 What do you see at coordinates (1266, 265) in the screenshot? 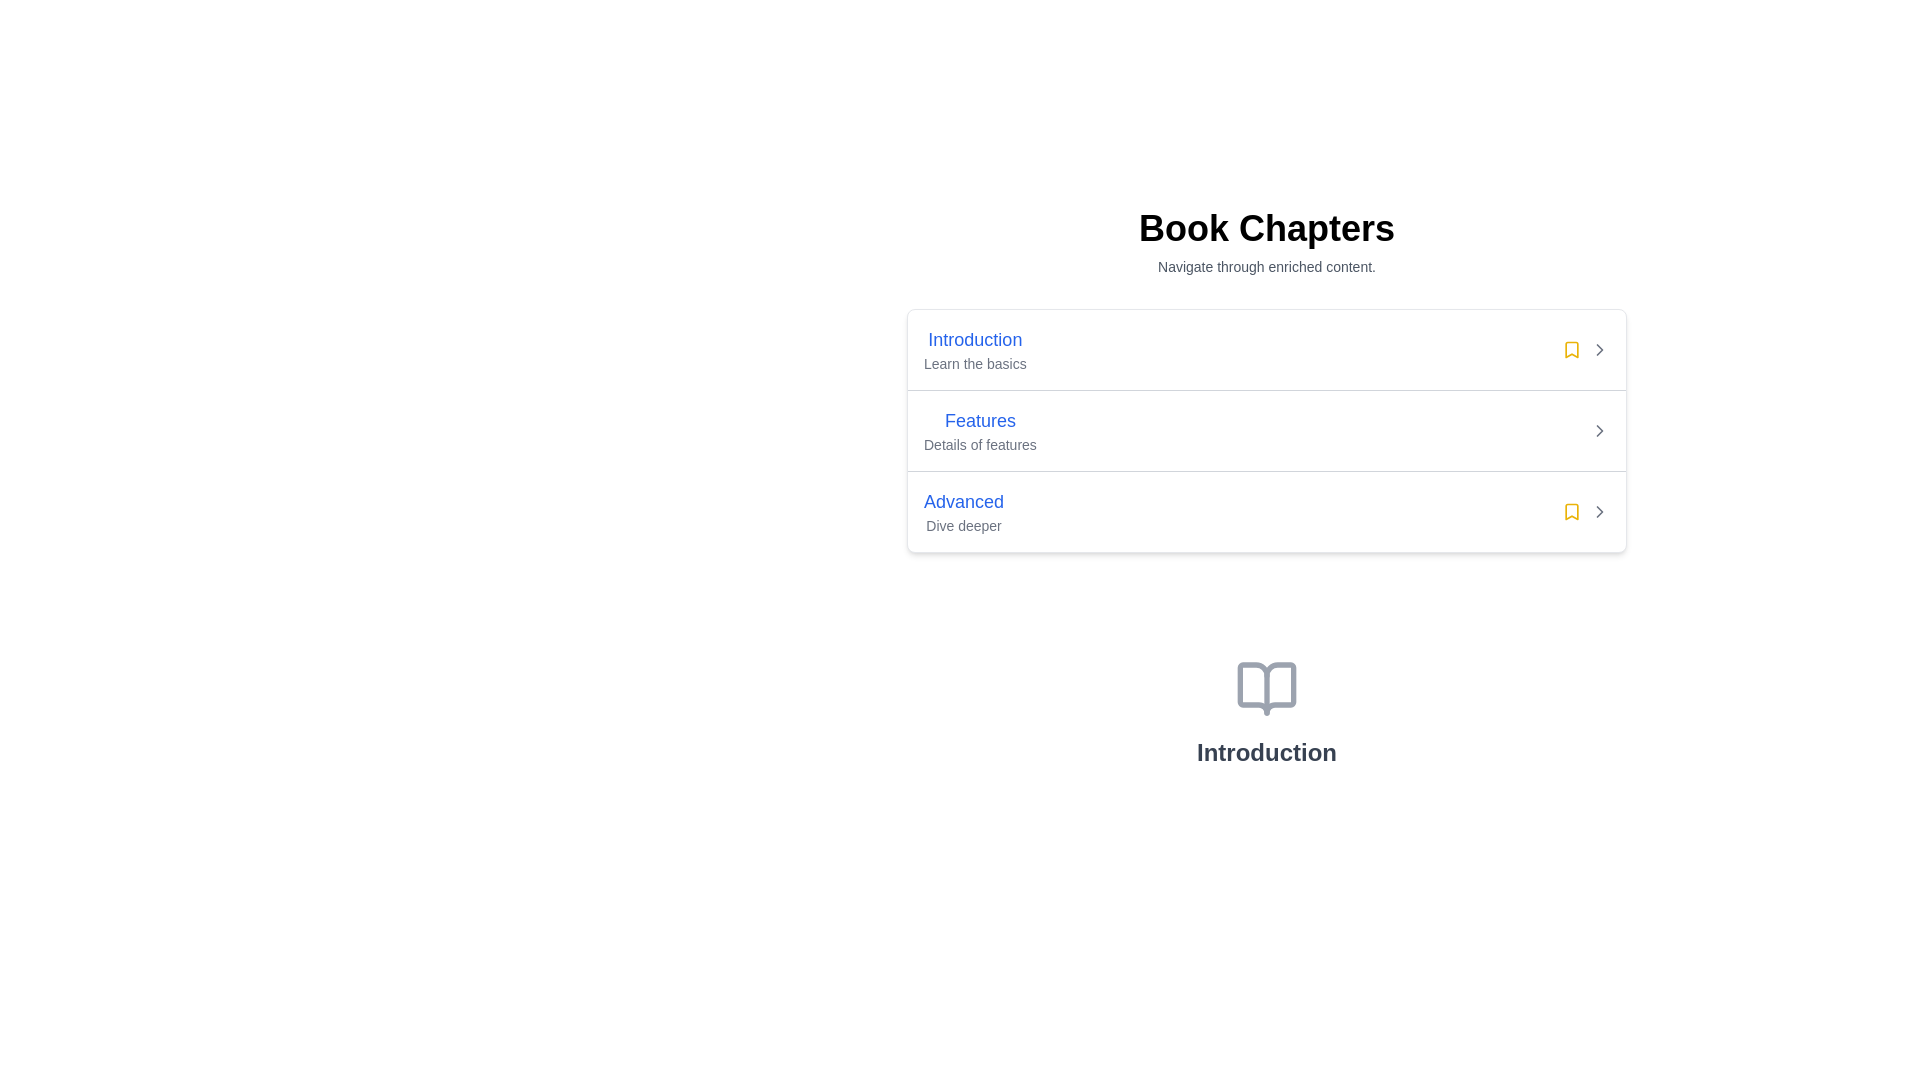
I see `the text label displaying 'Navigate through enriched content.' which is located directly beneath the 'Book Chapters' header` at bounding box center [1266, 265].